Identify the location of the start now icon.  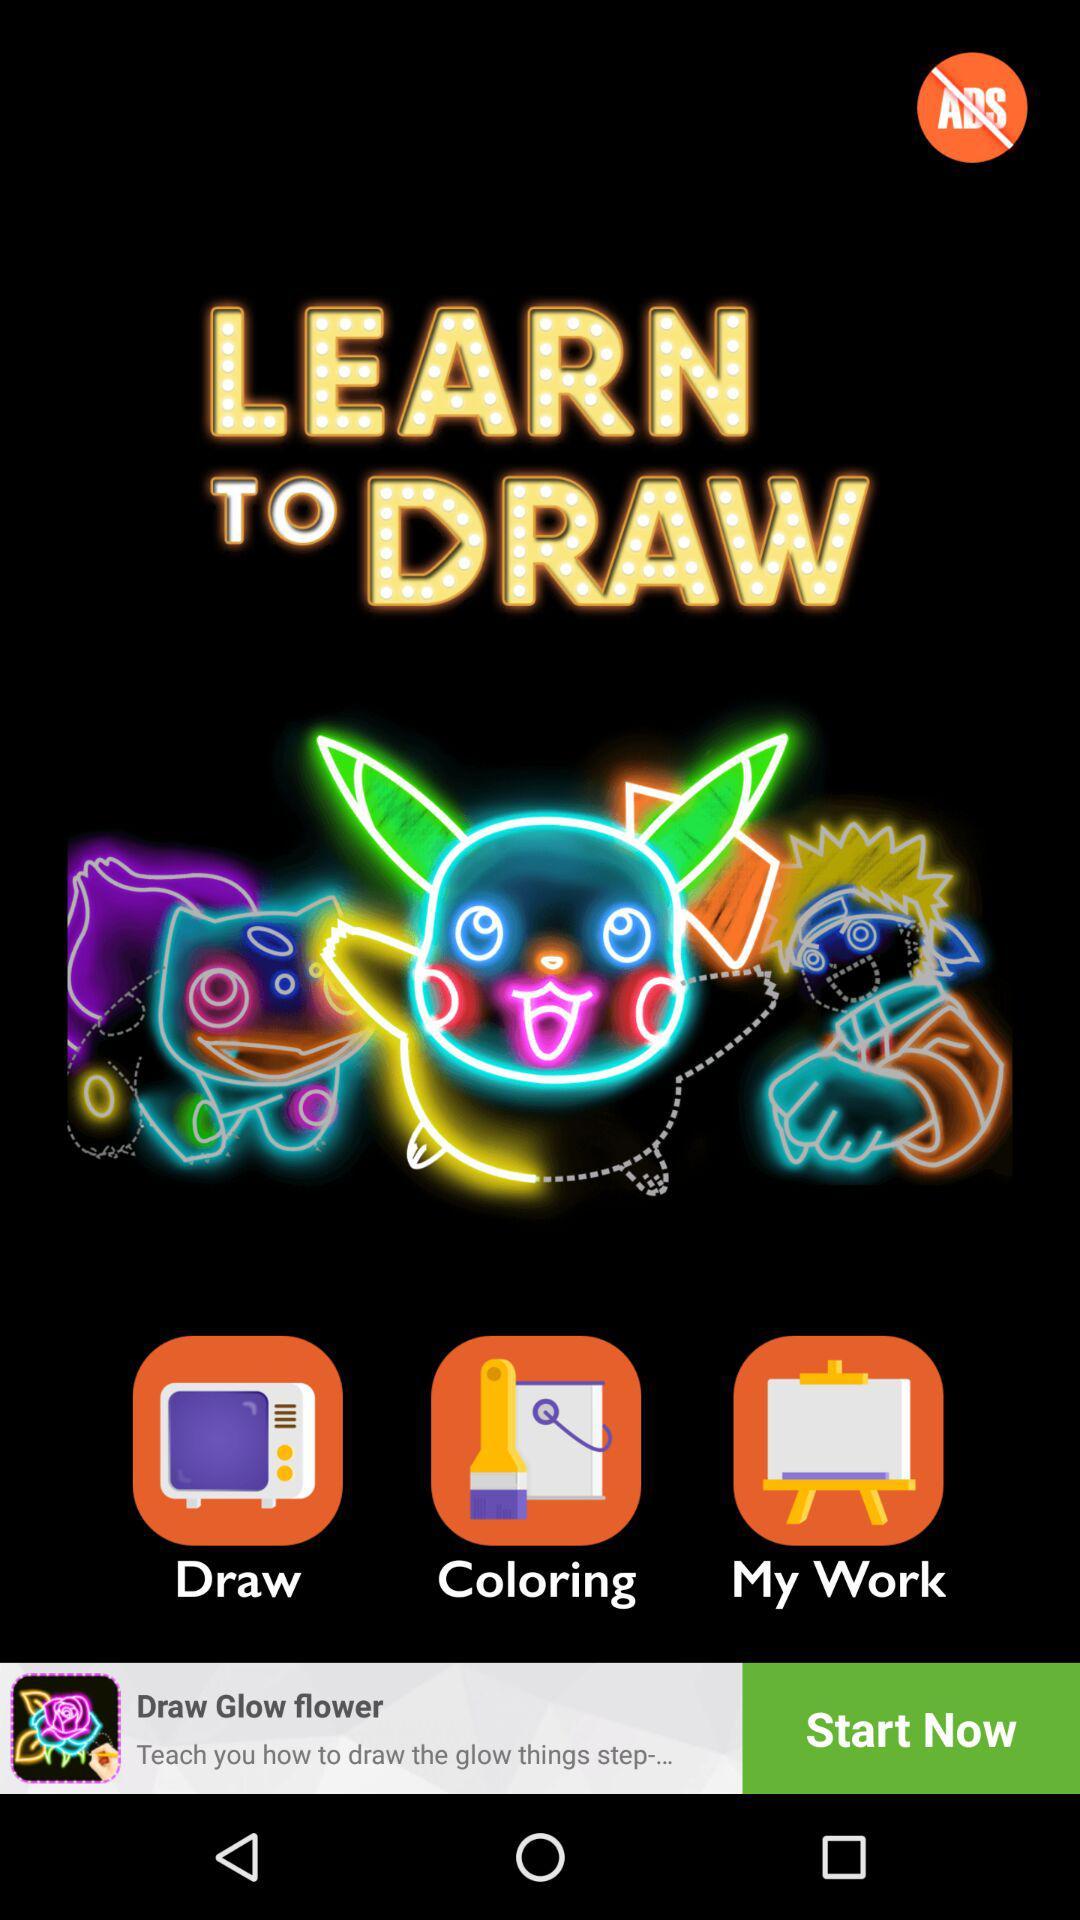
(911, 1727).